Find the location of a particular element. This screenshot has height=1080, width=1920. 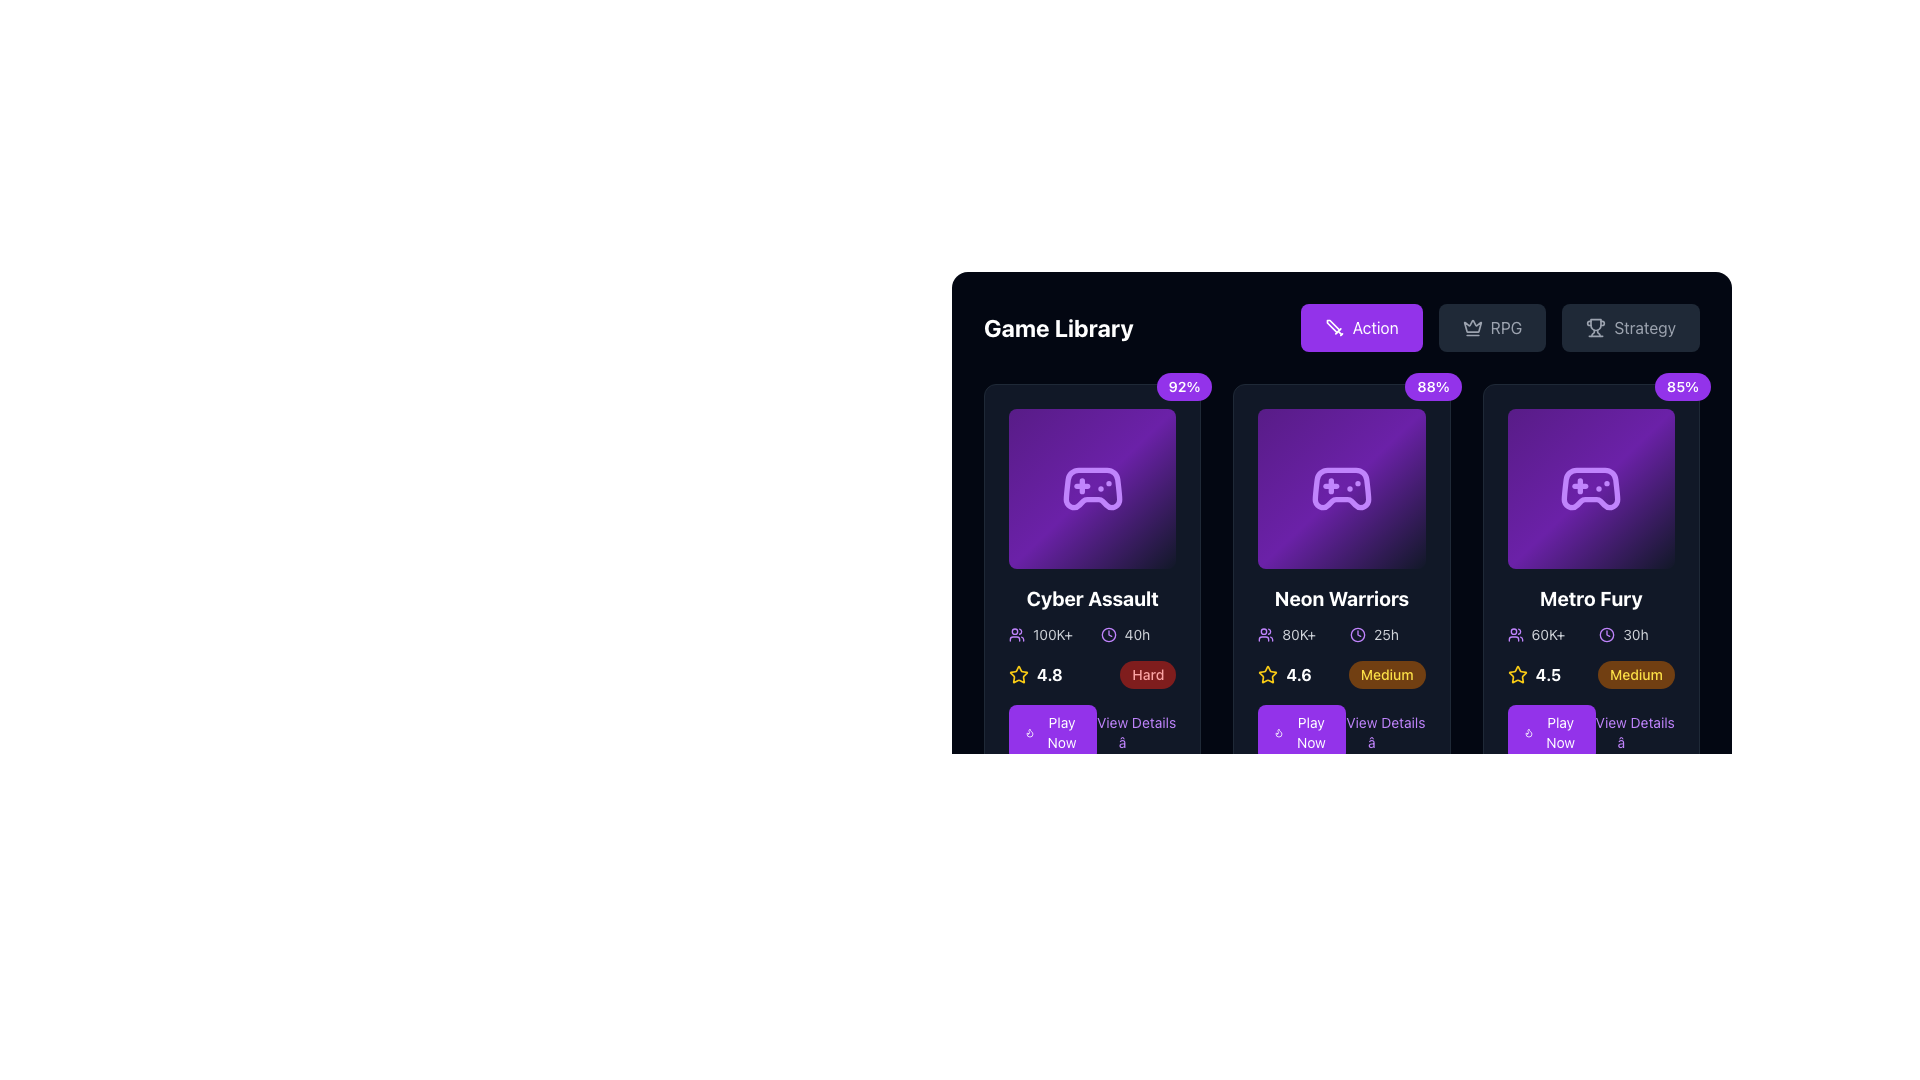

the star icon located below the 'Neon Warriors' game card in the rating section, which represents the rating score is located at coordinates (1517, 674).